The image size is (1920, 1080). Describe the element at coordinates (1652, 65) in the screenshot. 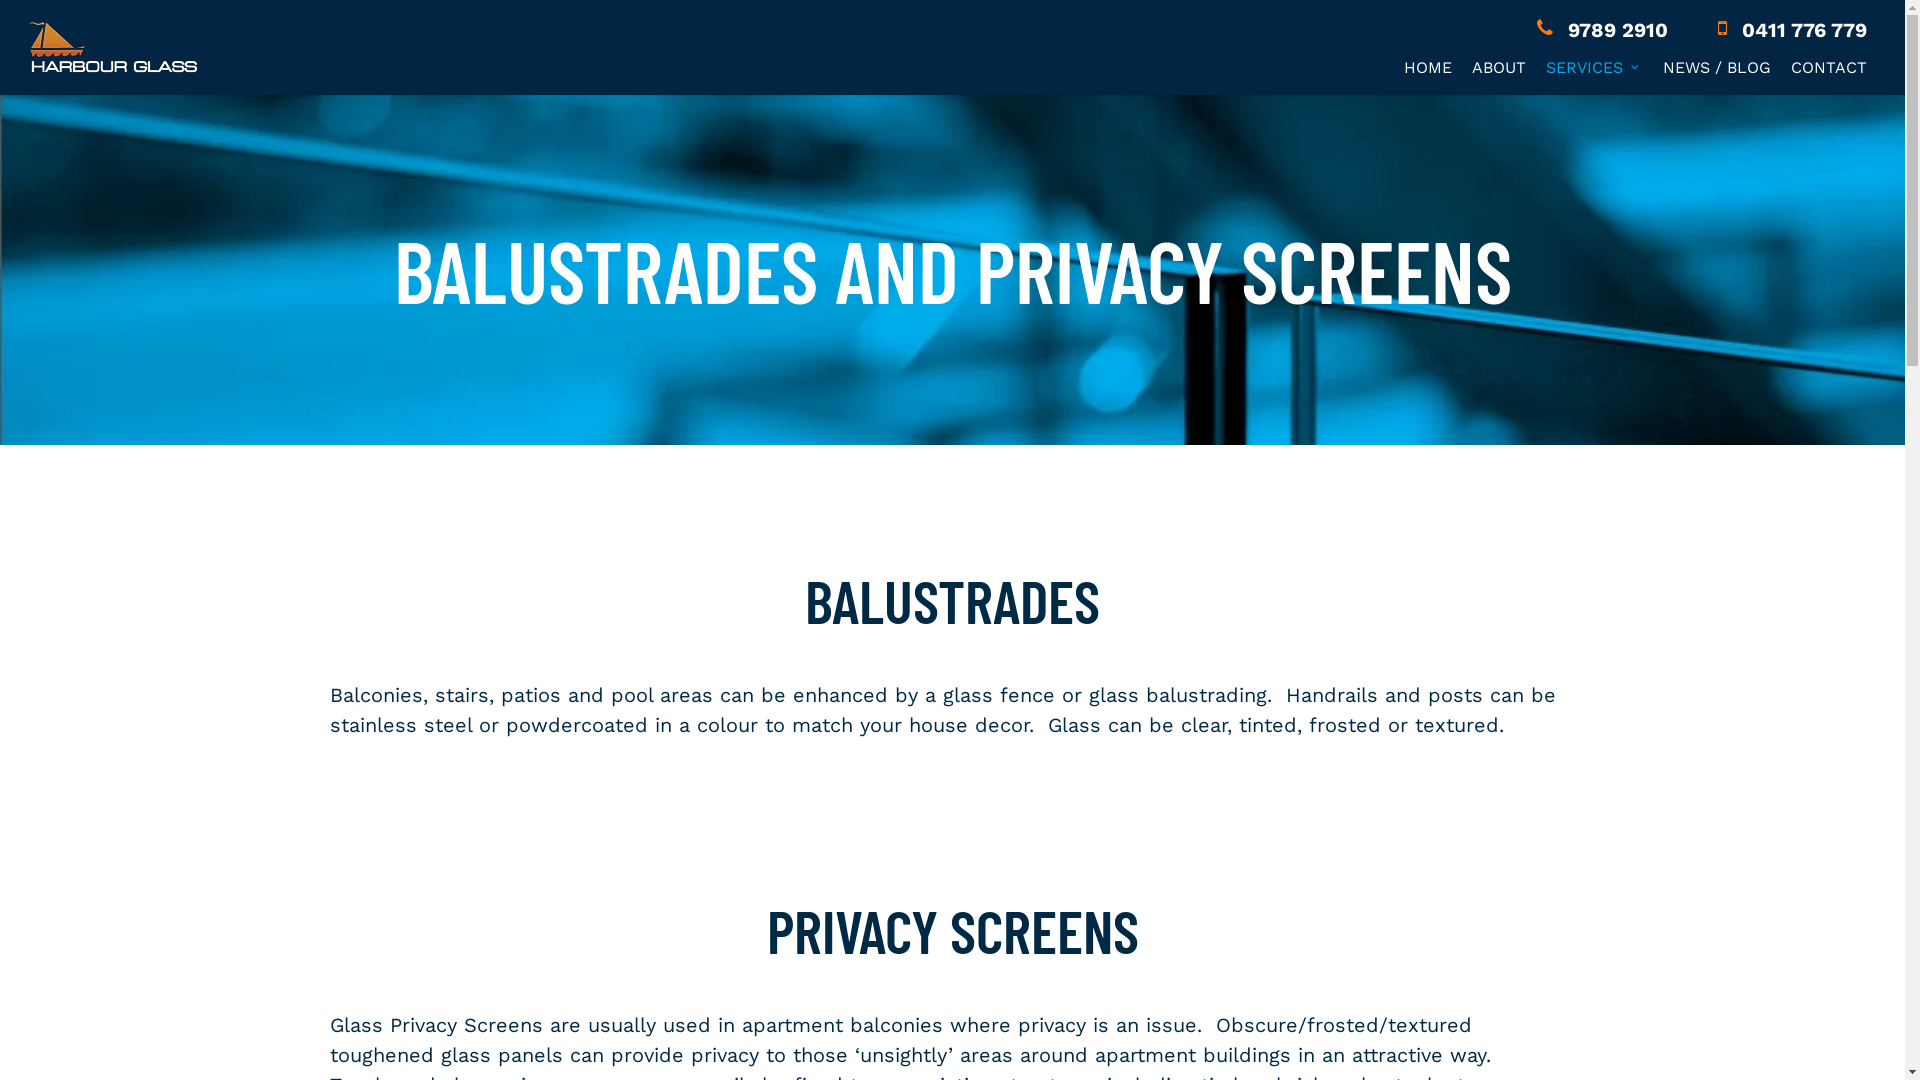

I see `'NEWS / BLOG'` at that location.